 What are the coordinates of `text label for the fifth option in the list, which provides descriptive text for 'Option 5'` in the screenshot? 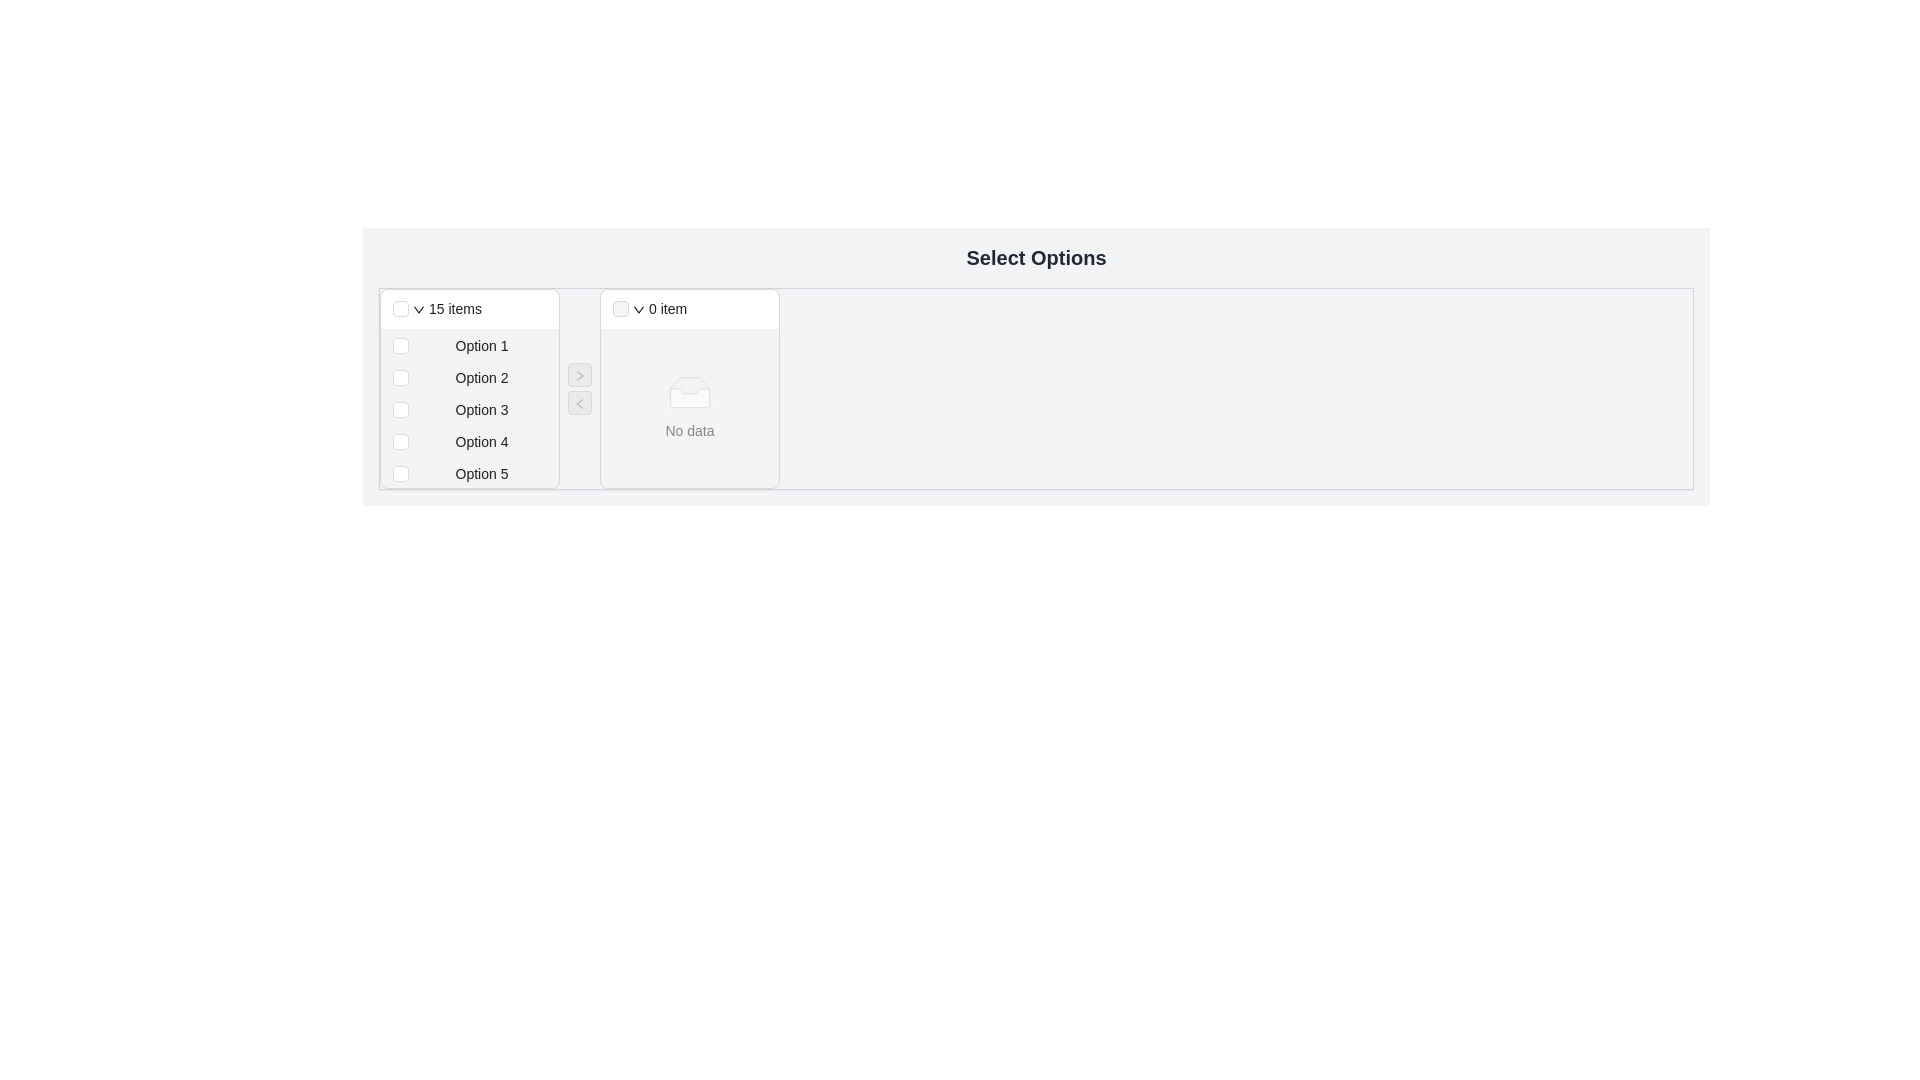 It's located at (481, 474).